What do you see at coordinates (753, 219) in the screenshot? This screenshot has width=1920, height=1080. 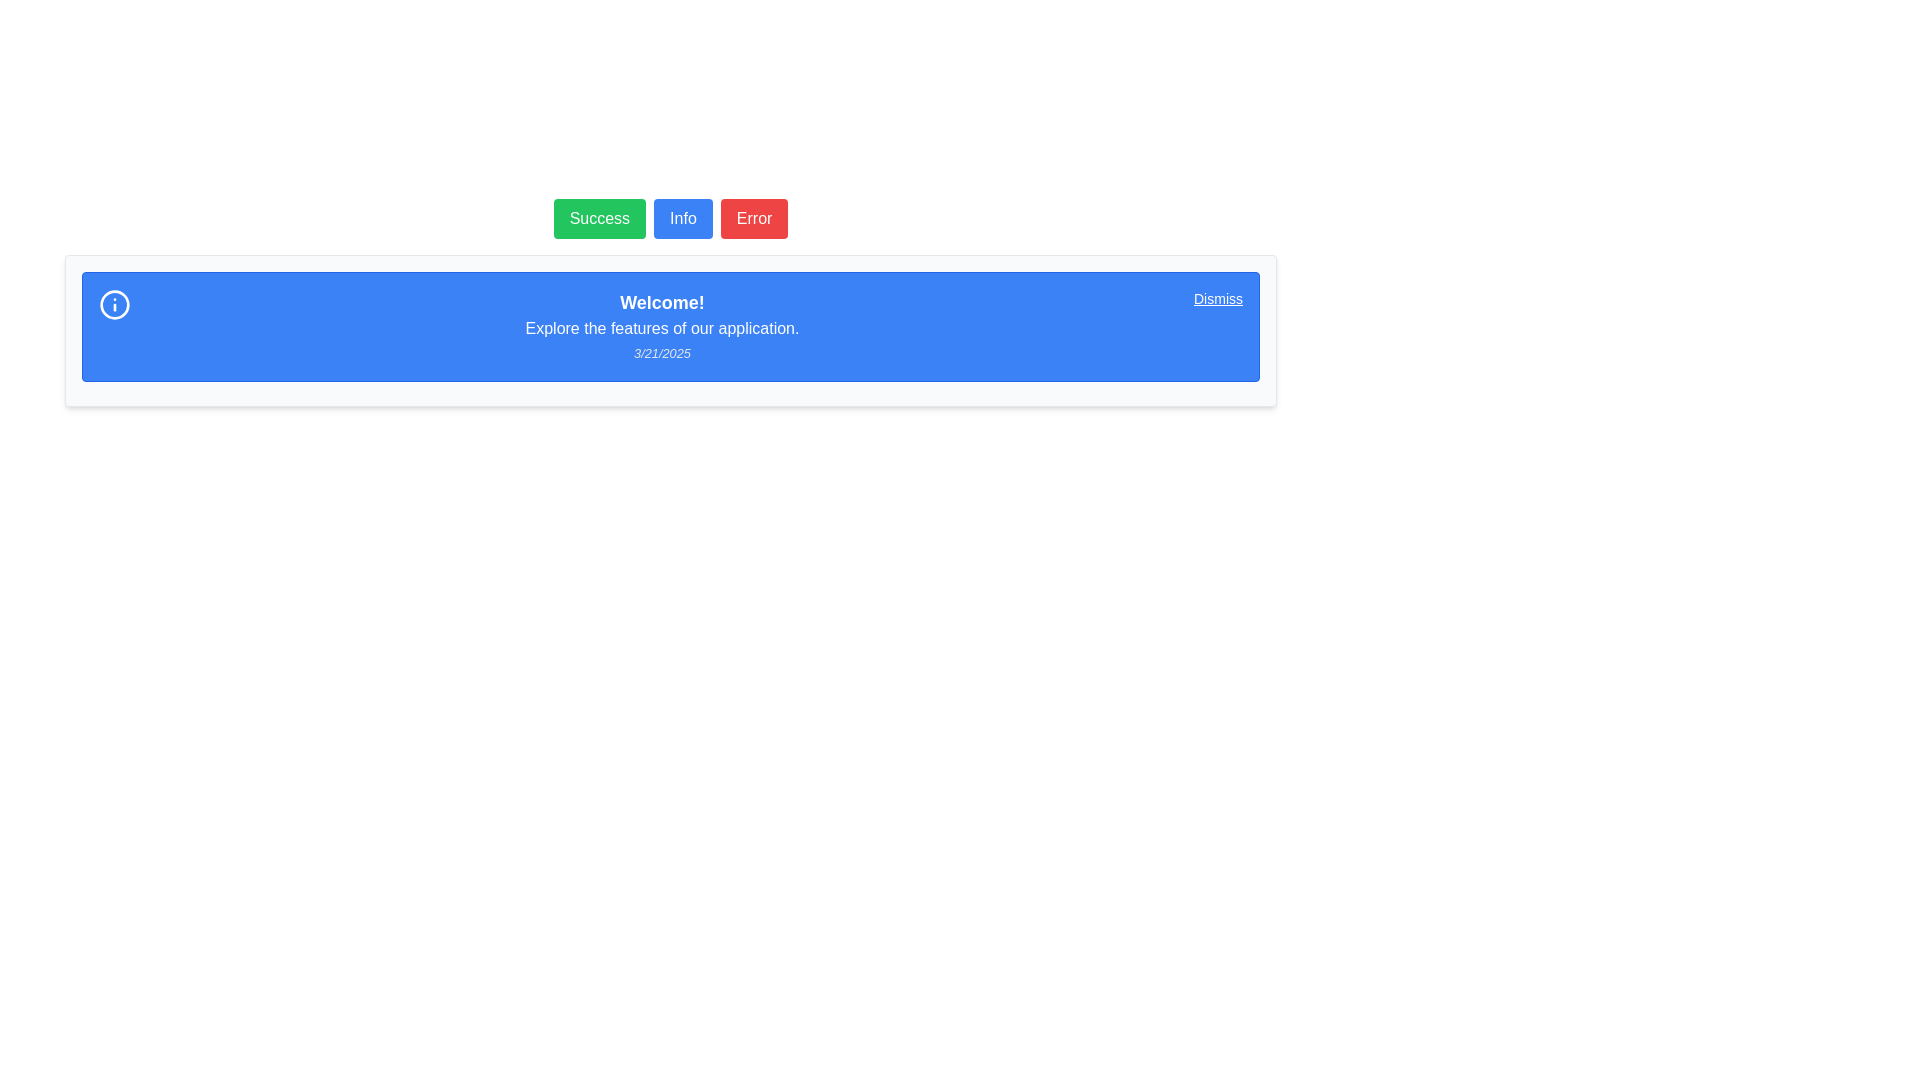 I see `the red 'Error' button with white text` at bounding box center [753, 219].